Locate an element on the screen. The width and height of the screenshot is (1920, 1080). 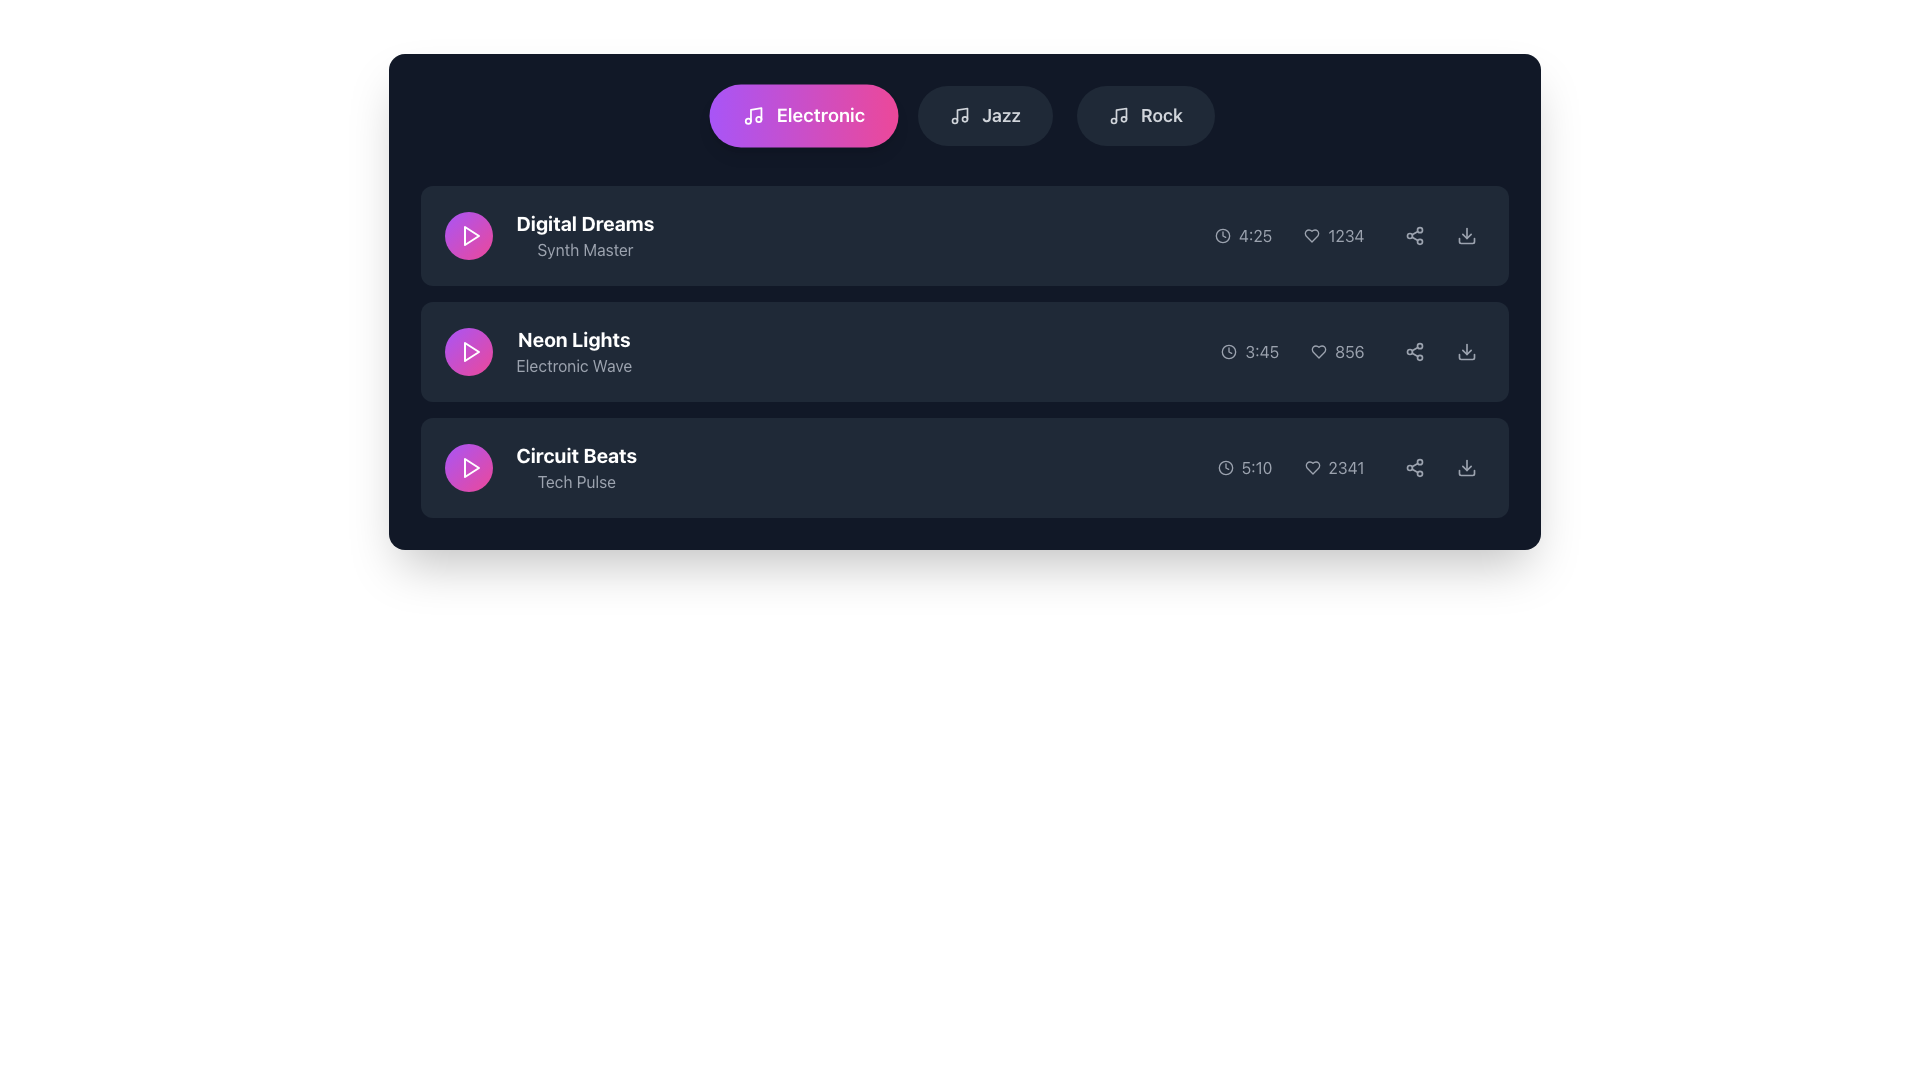
the text block displaying the song title 'Circuit Beats' and artist 'Tech Pulse' in the third row of the playlist interface is located at coordinates (540, 467).